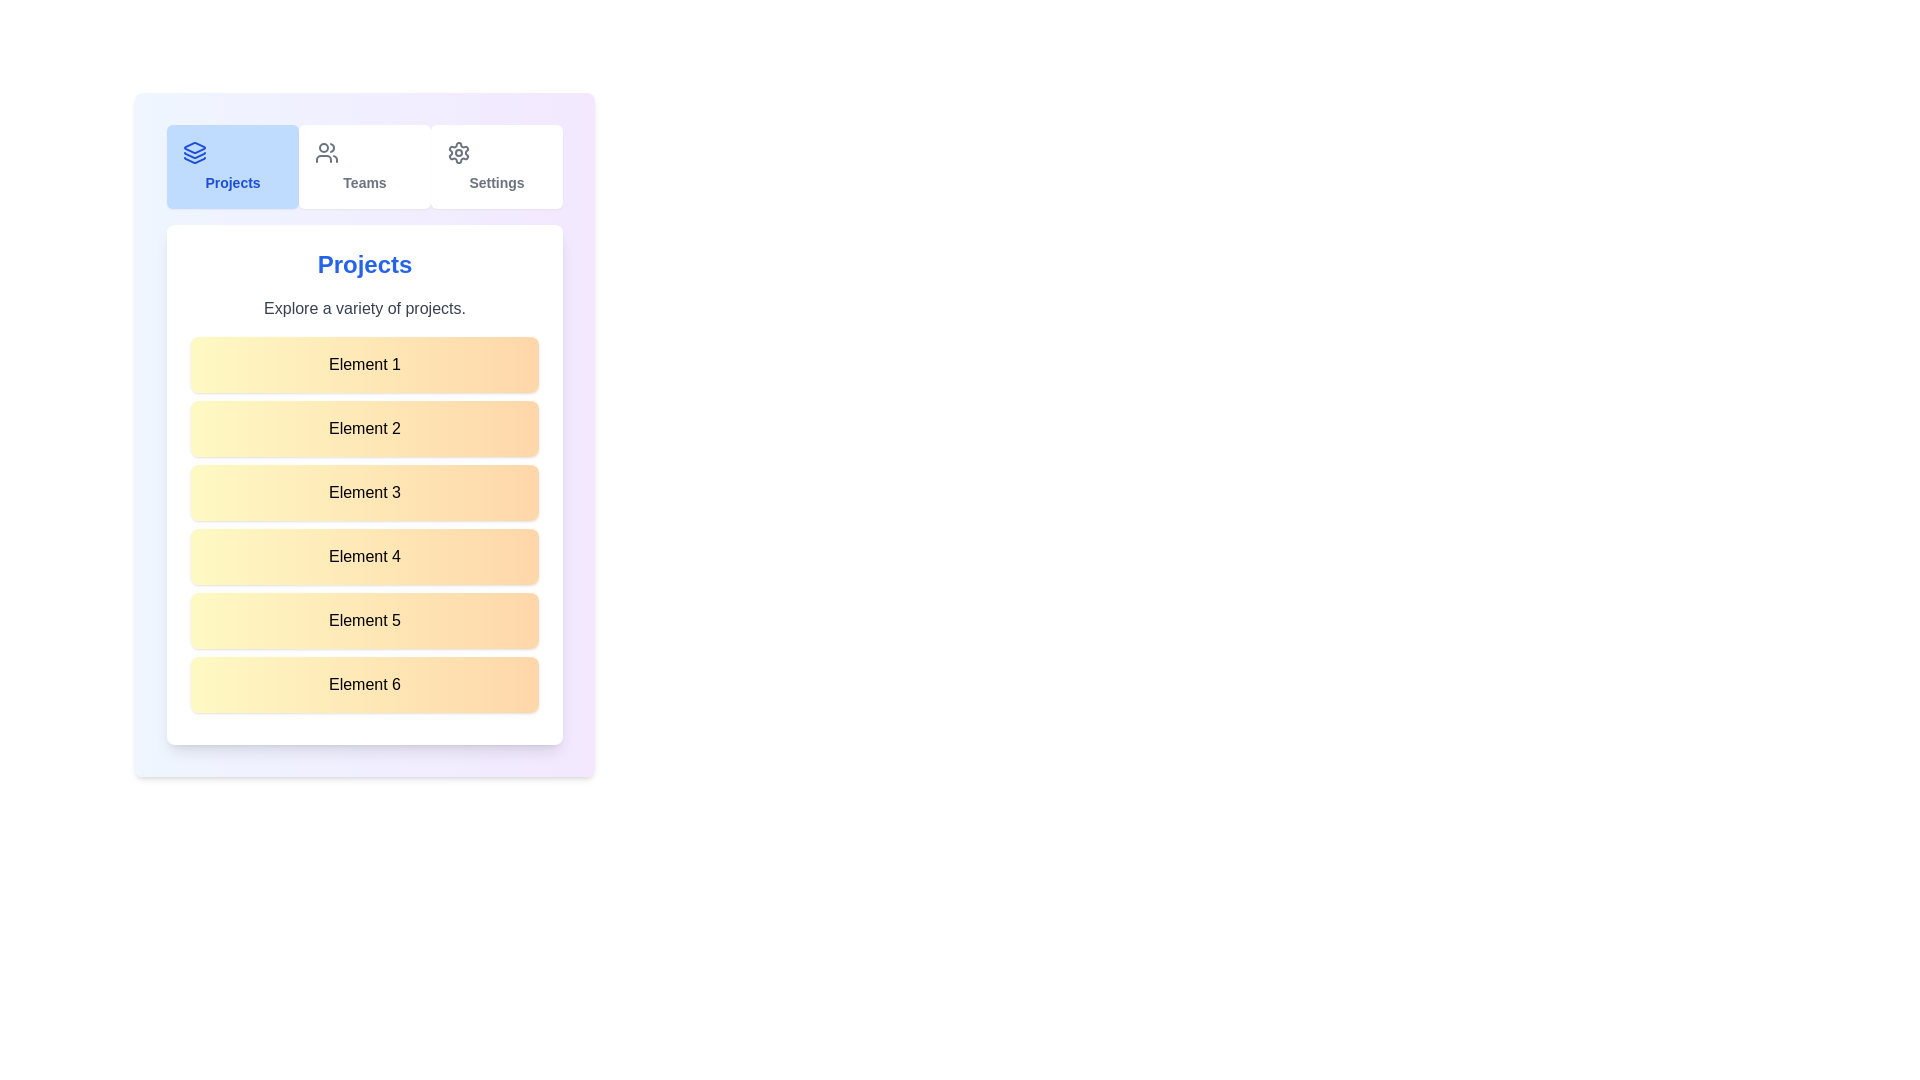  Describe the element at coordinates (364, 556) in the screenshot. I see `the list item labeled 'Element 4'` at that location.